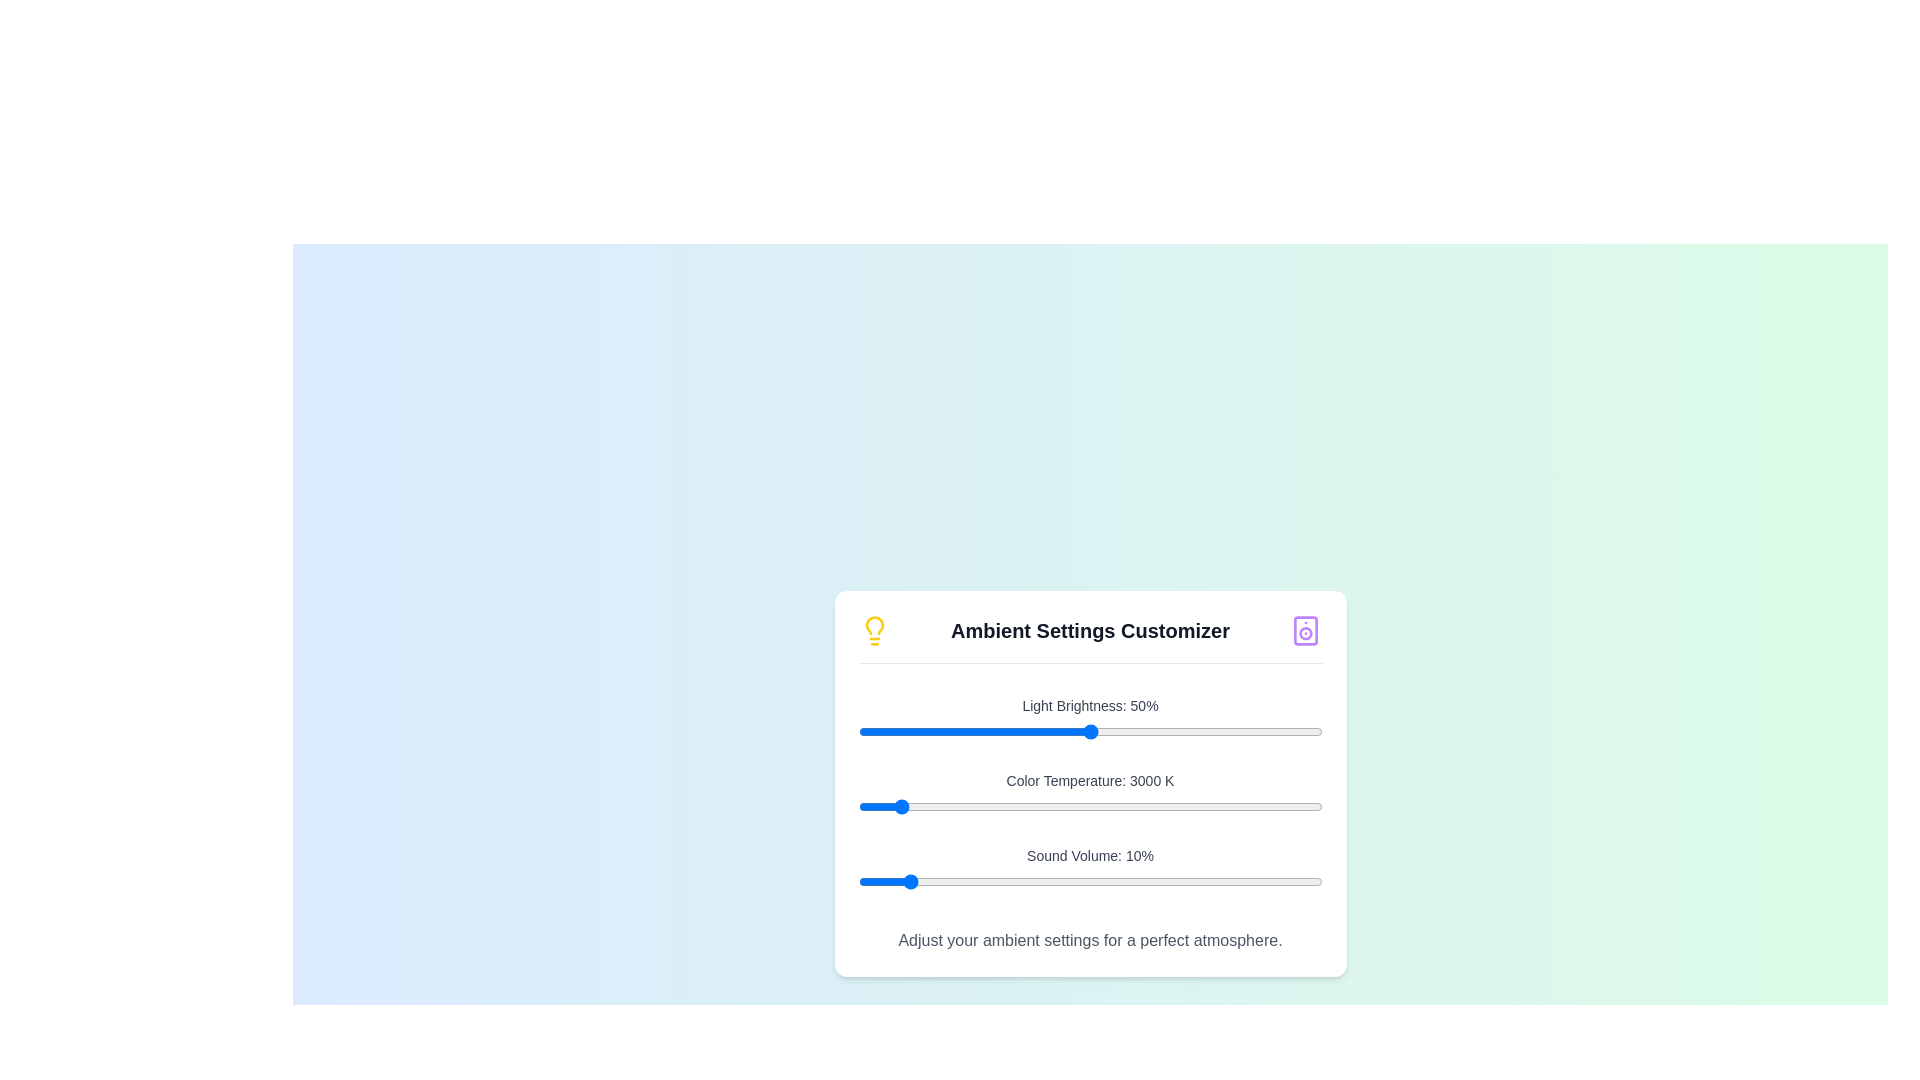 This screenshot has height=1080, width=1920. Describe the element at coordinates (982, 805) in the screenshot. I see `the color temperature` at that location.